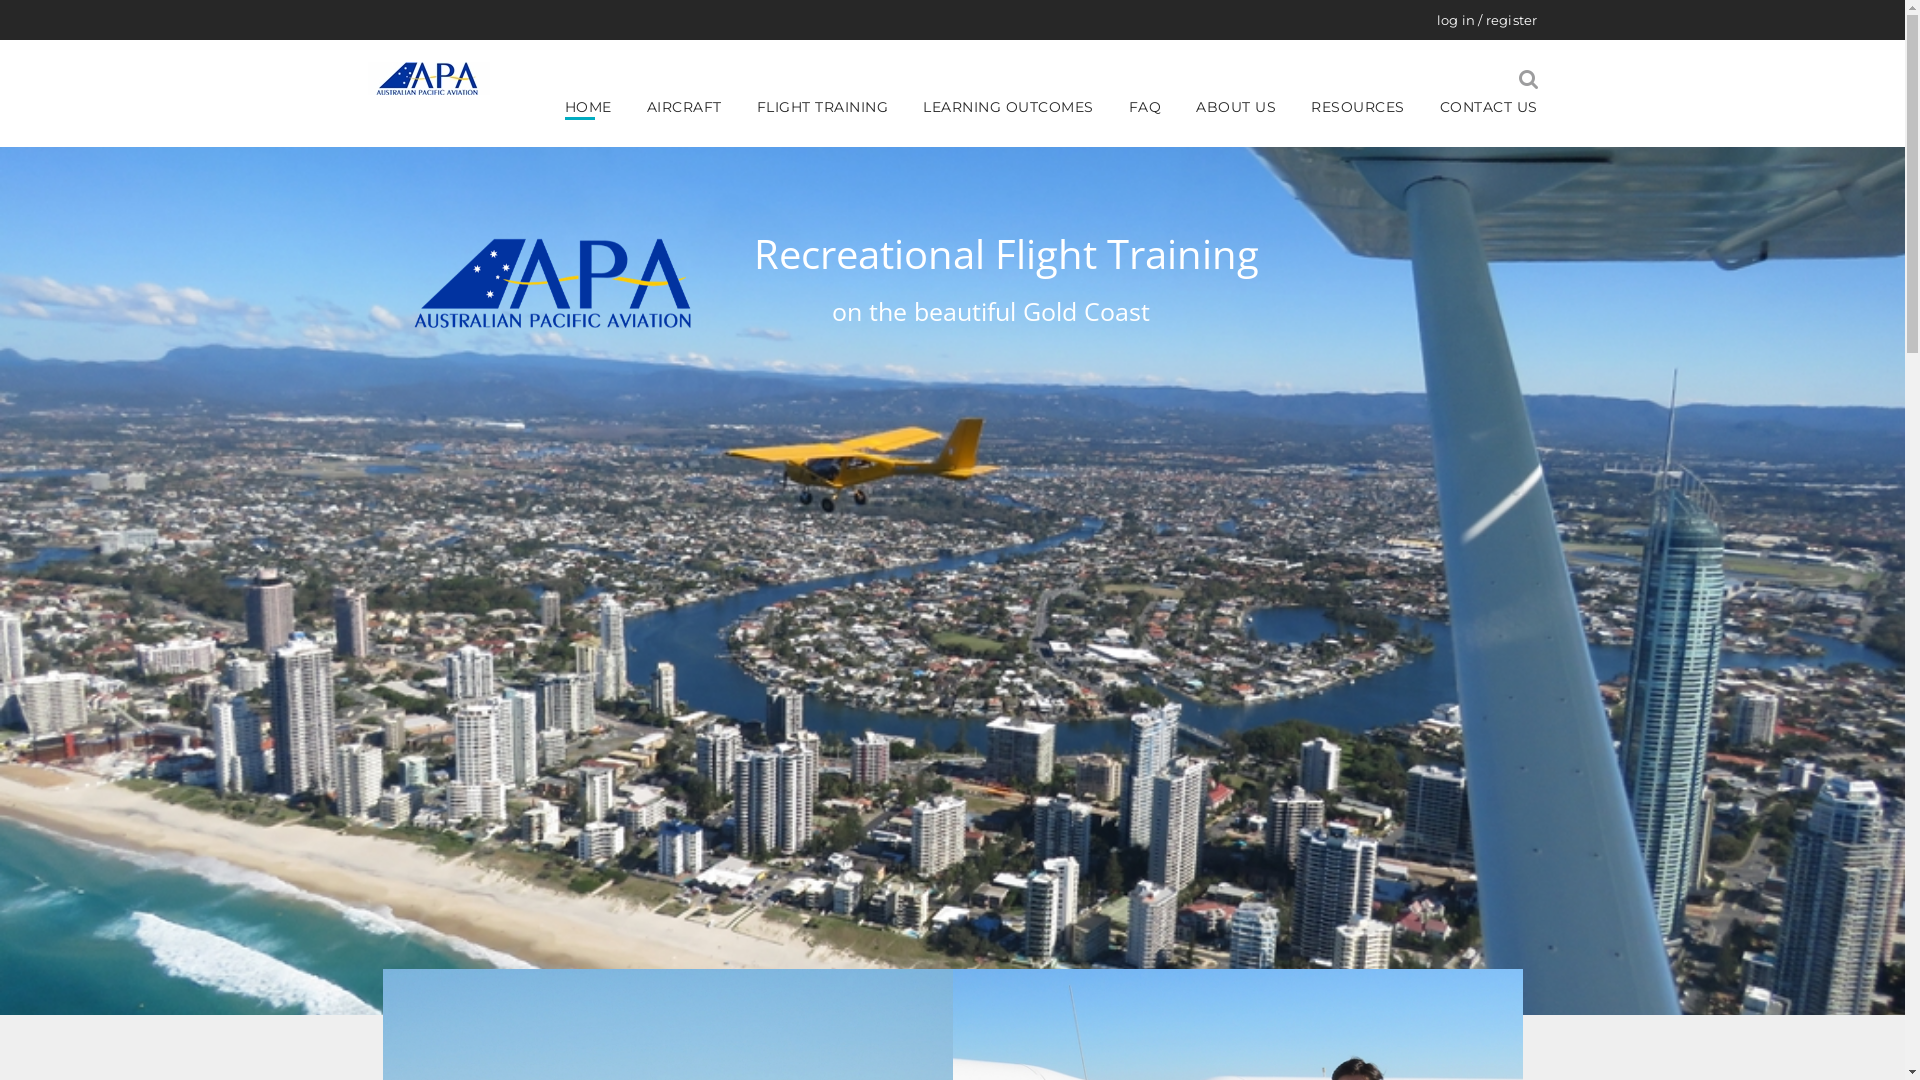 This screenshot has width=1920, height=1080. What do you see at coordinates (834, 107) in the screenshot?
I see `'FLIGHT TRAINING'` at bounding box center [834, 107].